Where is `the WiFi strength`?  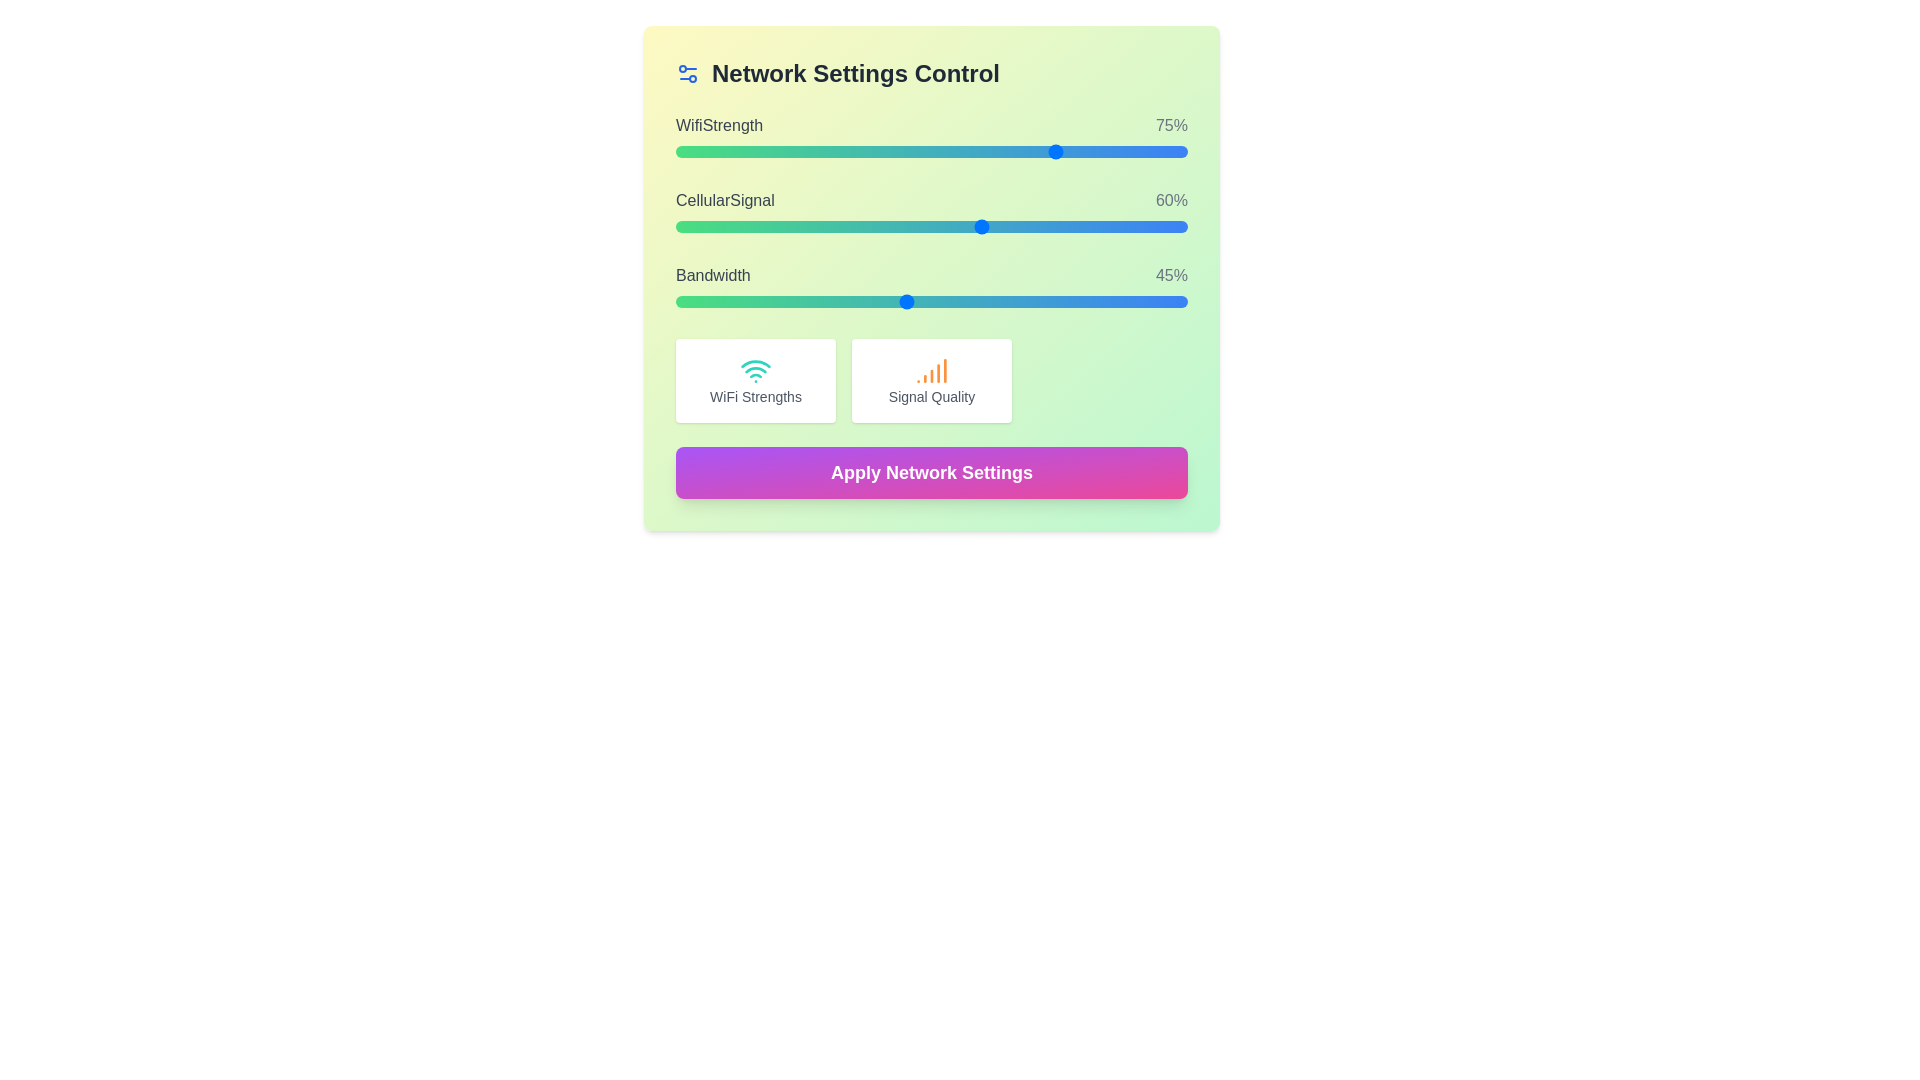
the WiFi strength is located at coordinates (1053, 150).